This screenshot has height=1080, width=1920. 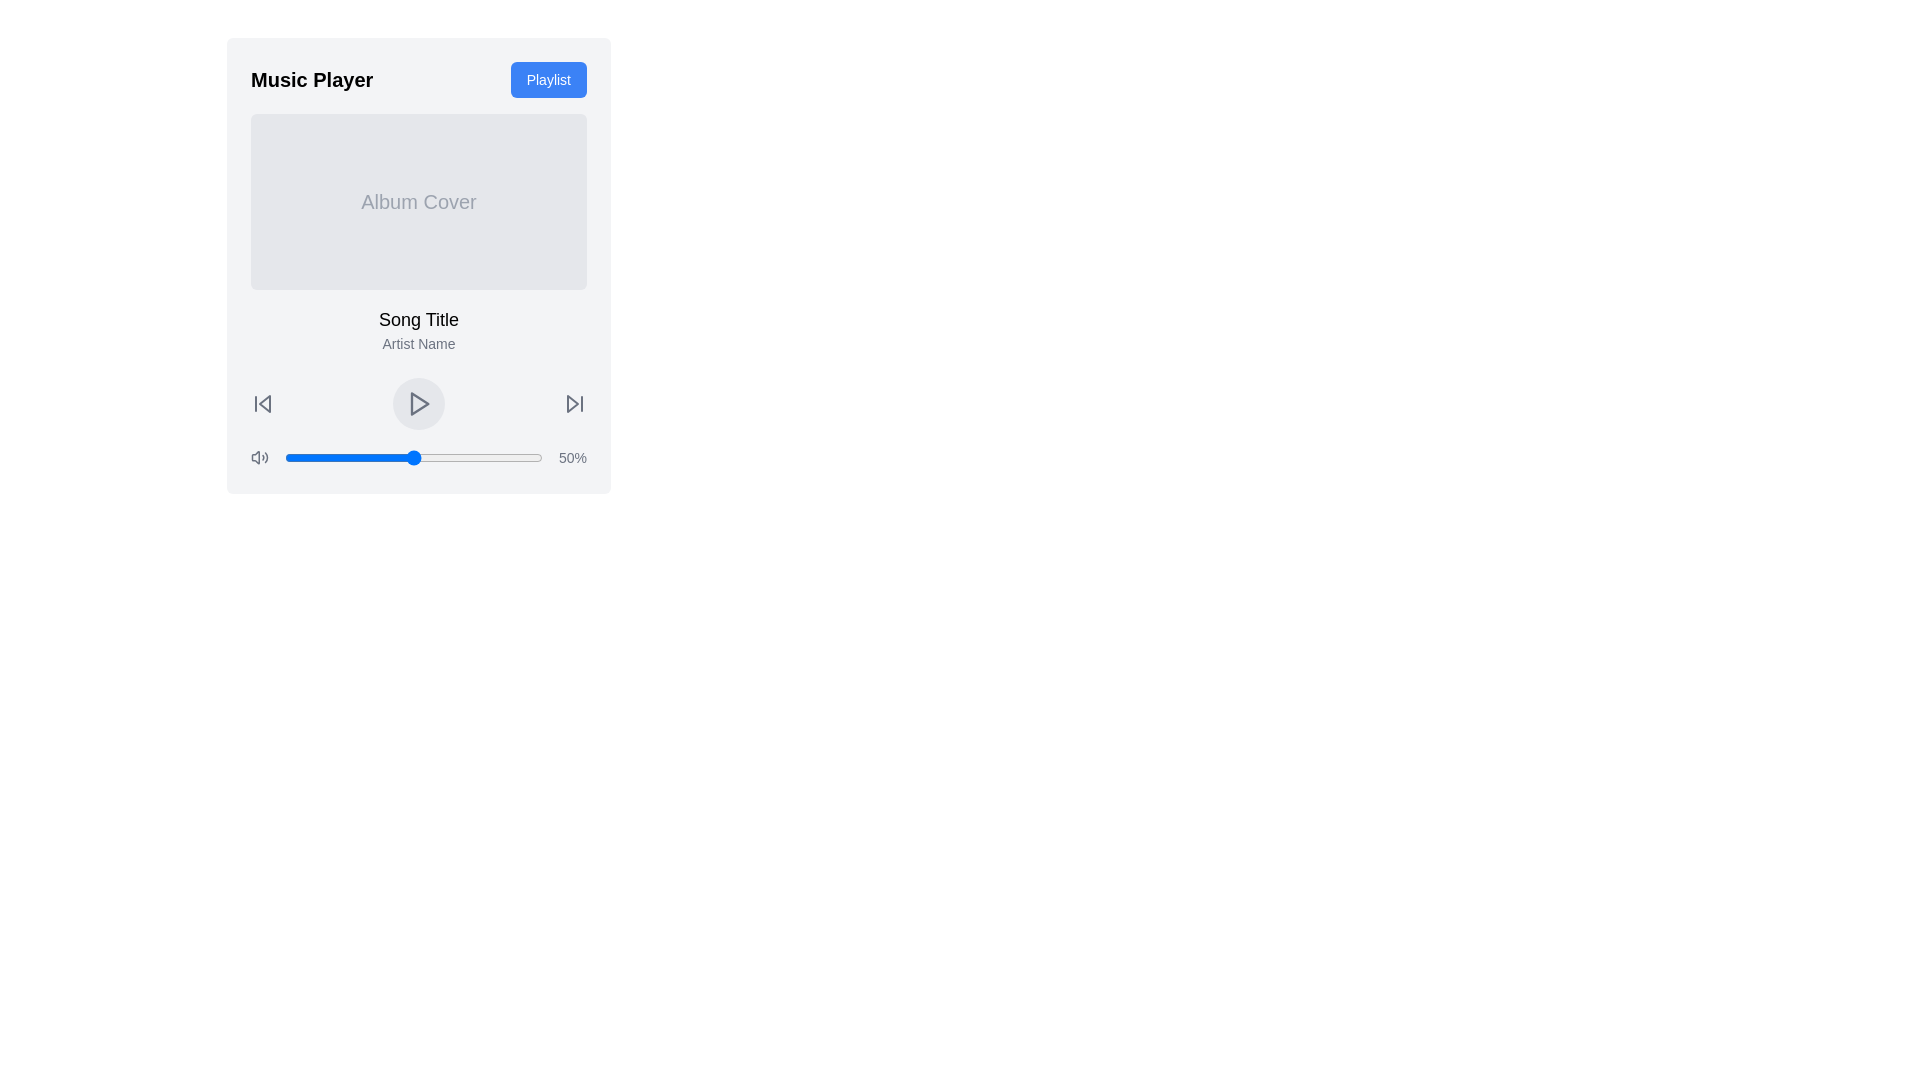 I want to click on the text label displaying details about the currently playing song, which is positioned below the 'Album Cover' and above the music controls section, so click(x=417, y=329).